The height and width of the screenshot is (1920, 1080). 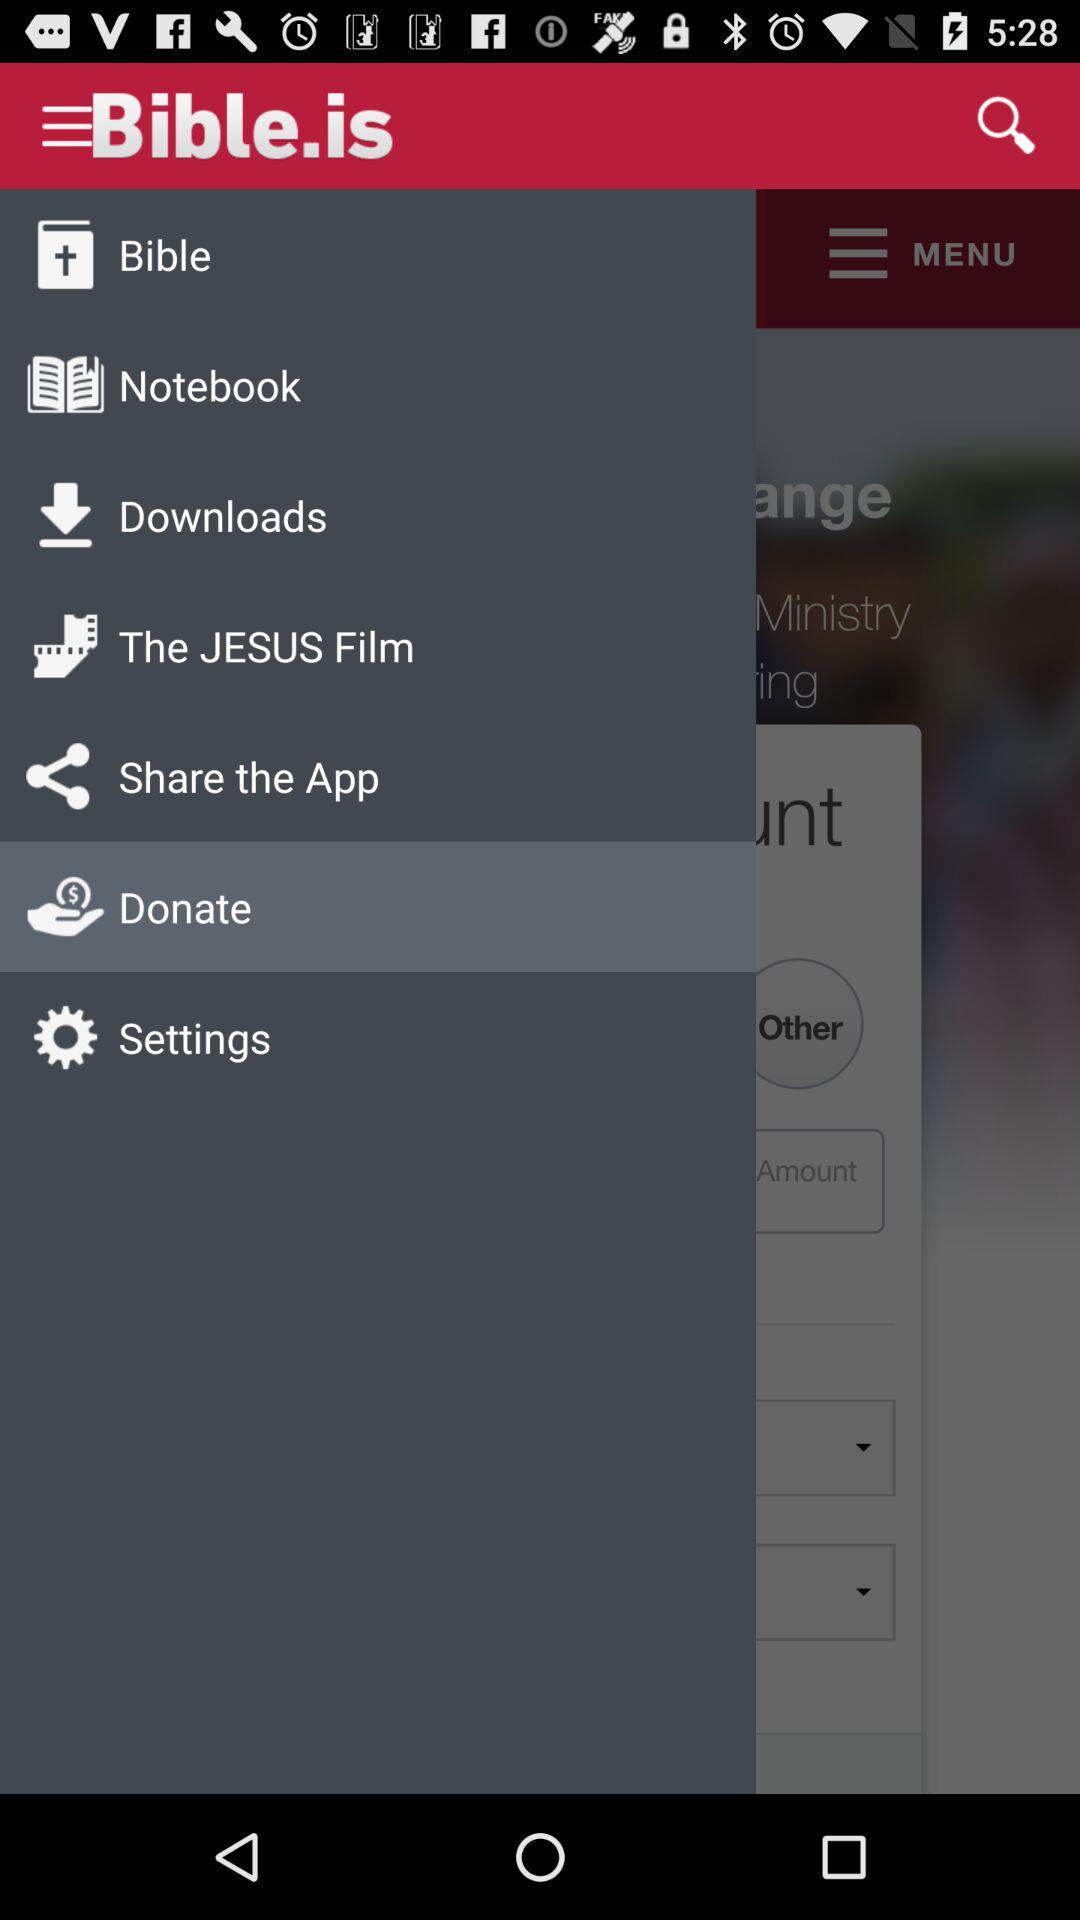 What do you see at coordinates (223, 515) in the screenshot?
I see `icon above the jesus film app` at bounding box center [223, 515].